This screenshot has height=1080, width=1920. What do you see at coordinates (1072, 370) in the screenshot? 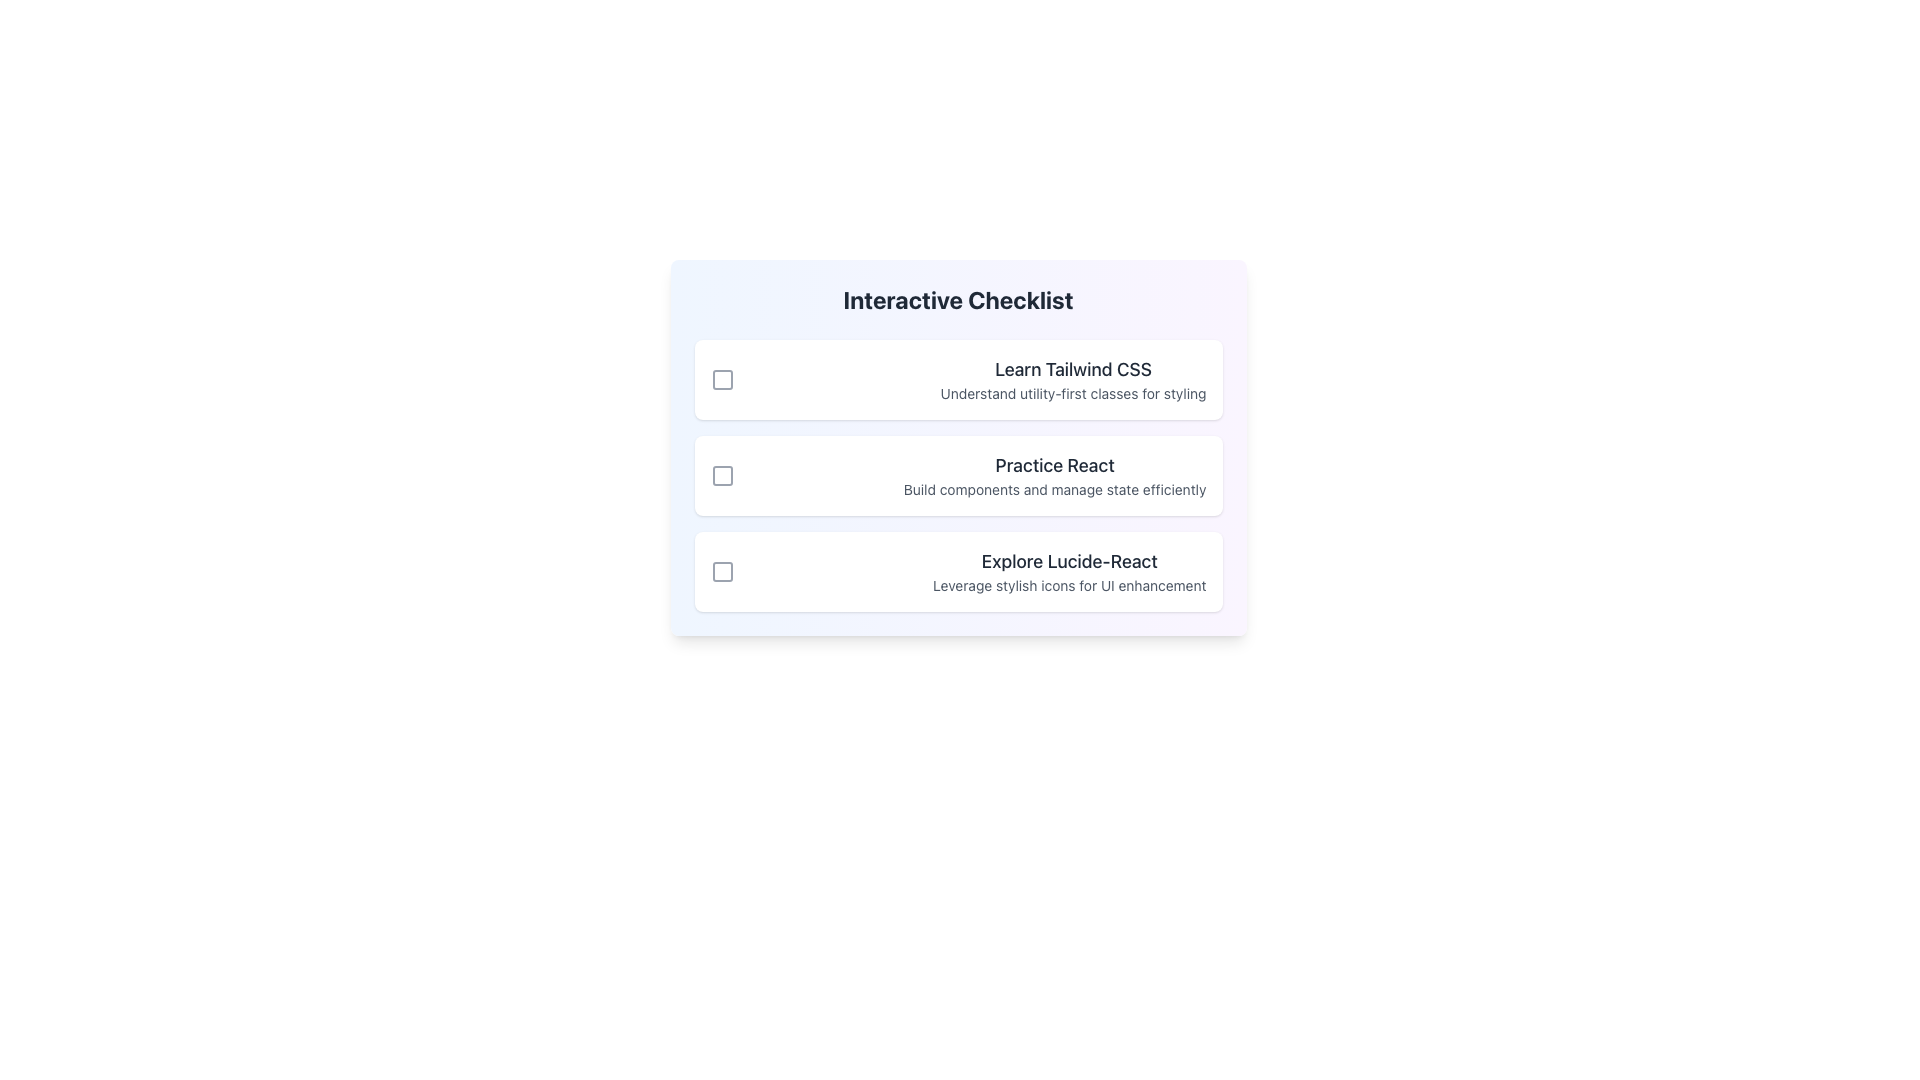
I see `the text label displaying 'Learn Tailwind CSS', which is styled in a medium-sized bold dark gray font, located at the top of the checklist card above the subtitle 'Understand utility-first classes for styling'` at bounding box center [1072, 370].